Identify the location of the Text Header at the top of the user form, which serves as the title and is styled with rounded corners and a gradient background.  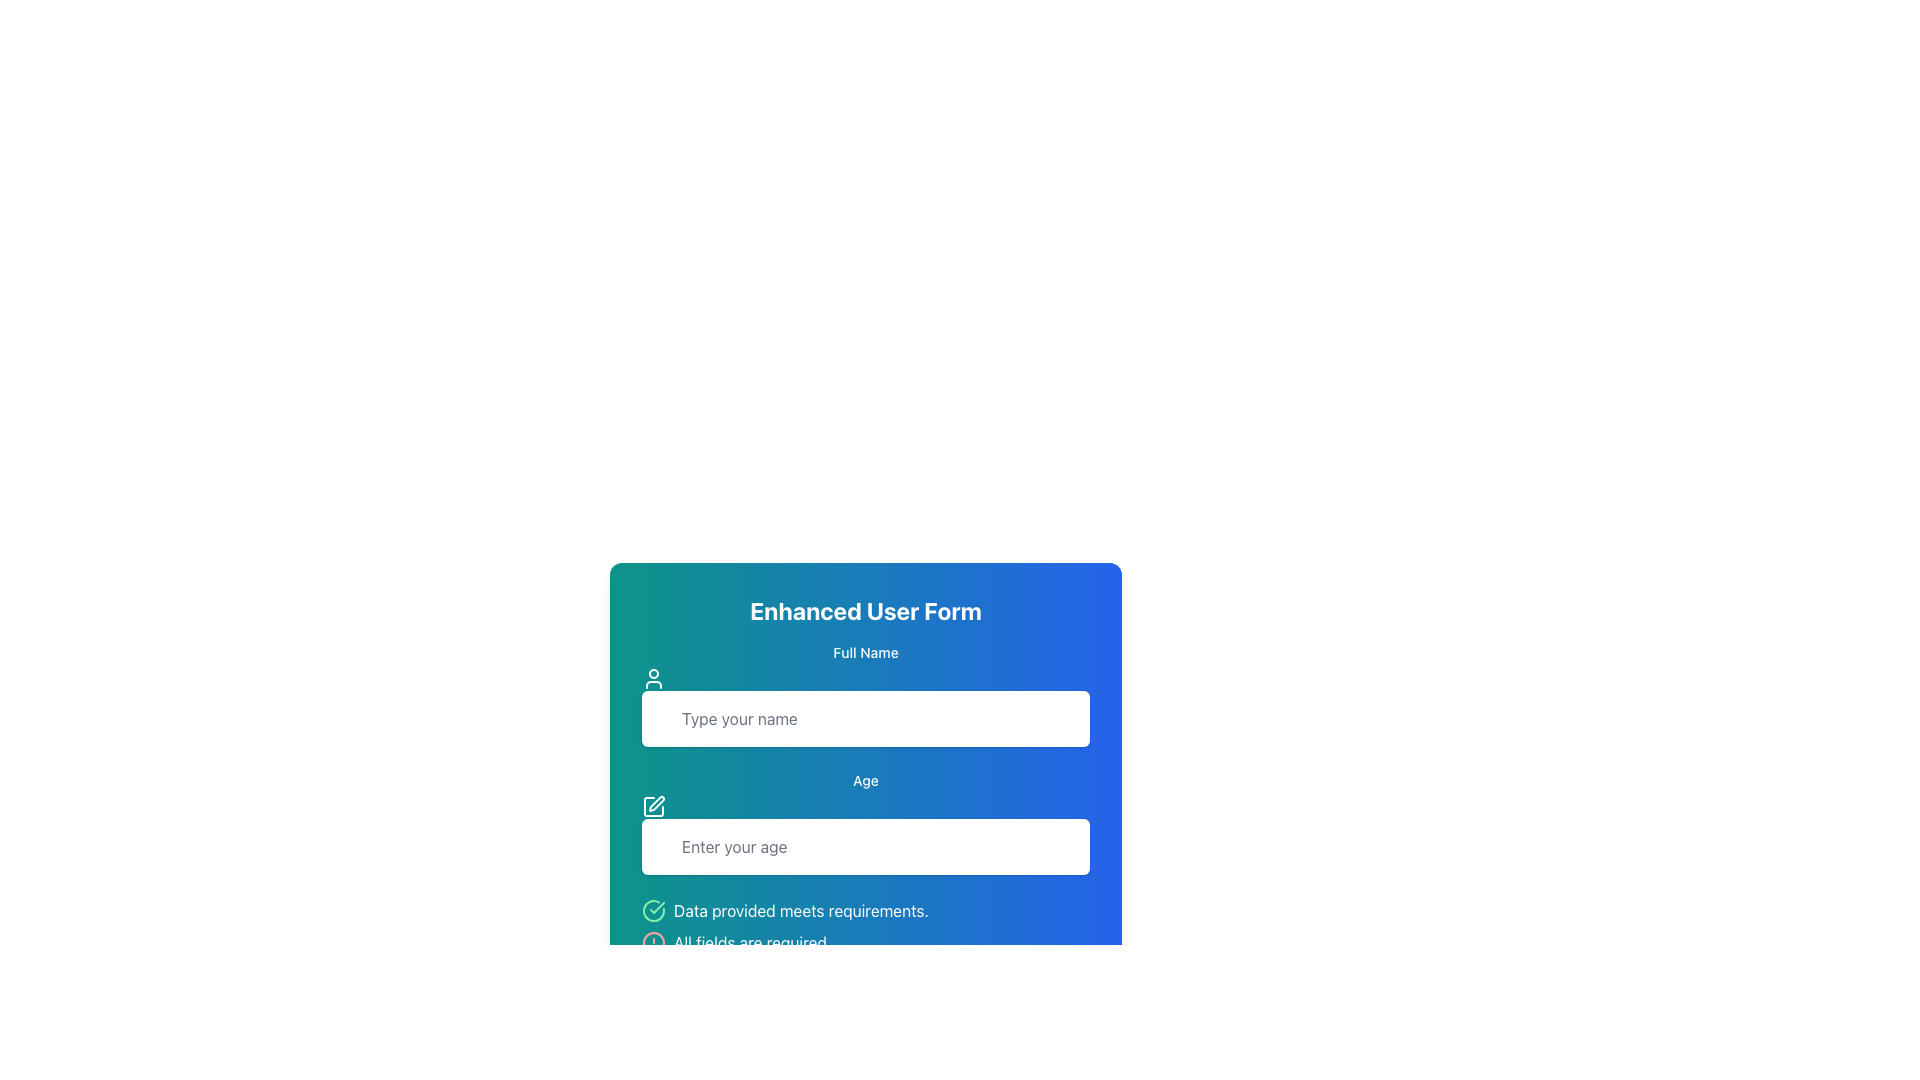
(865, 609).